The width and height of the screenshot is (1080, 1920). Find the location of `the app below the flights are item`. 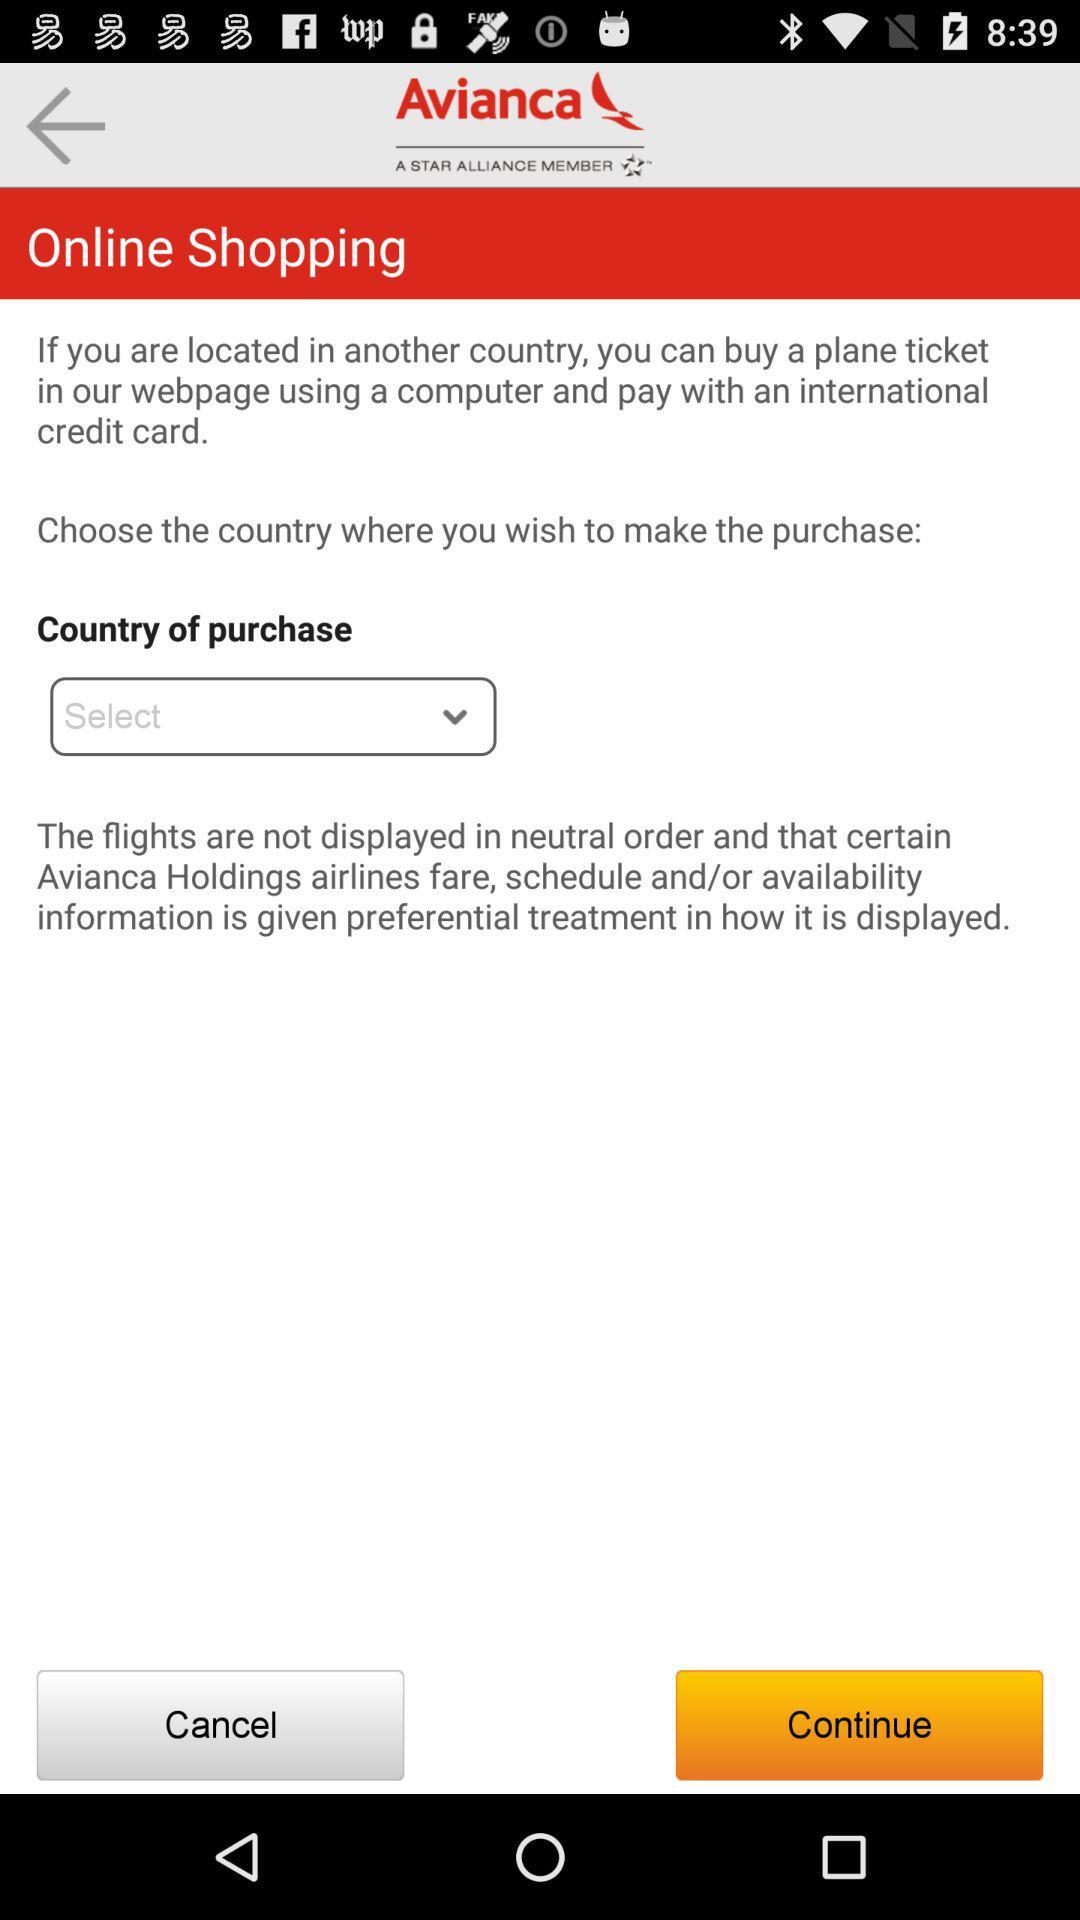

the app below the flights are item is located at coordinates (220, 1724).